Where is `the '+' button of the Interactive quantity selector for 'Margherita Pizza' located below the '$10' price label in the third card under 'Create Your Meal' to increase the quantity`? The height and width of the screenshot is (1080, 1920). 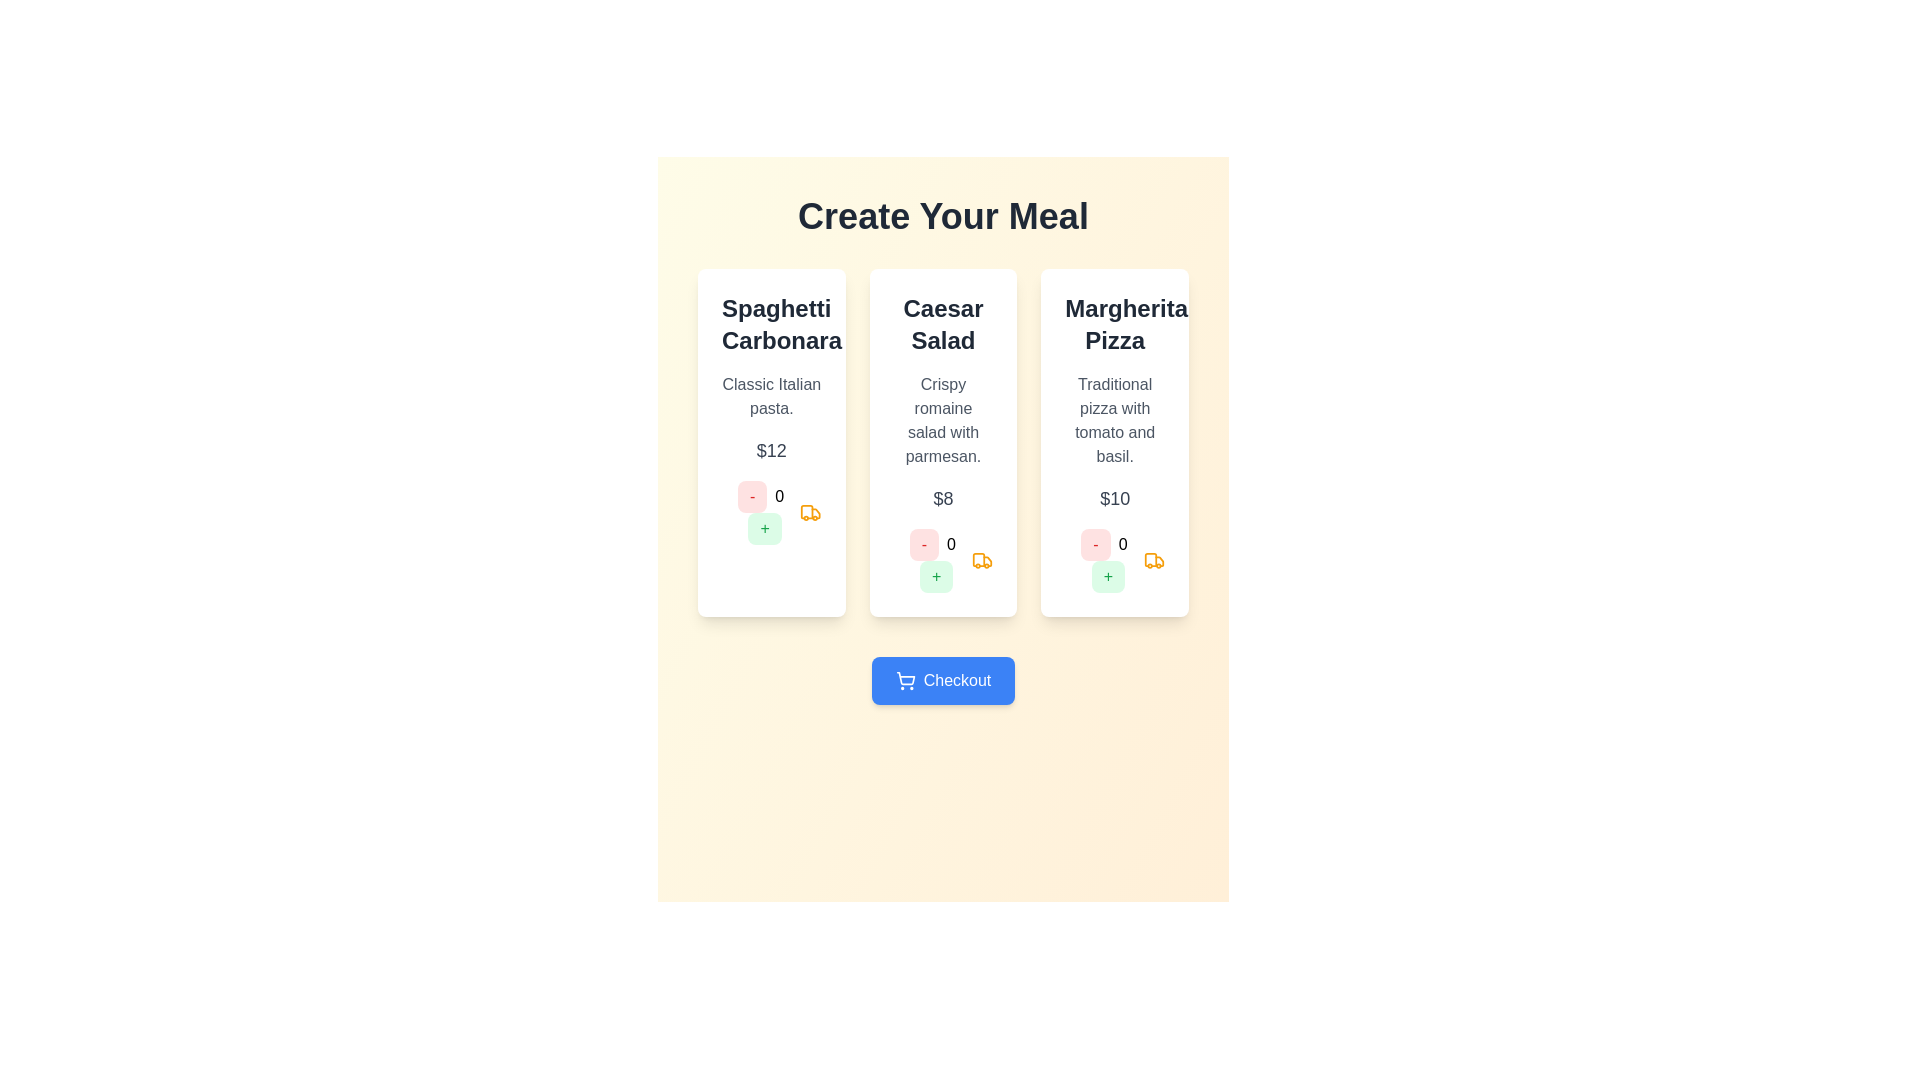
the '+' button of the Interactive quantity selector for 'Margherita Pizza' located below the '$10' price label in the third card under 'Create Your Meal' to increase the quantity is located at coordinates (1114, 560).